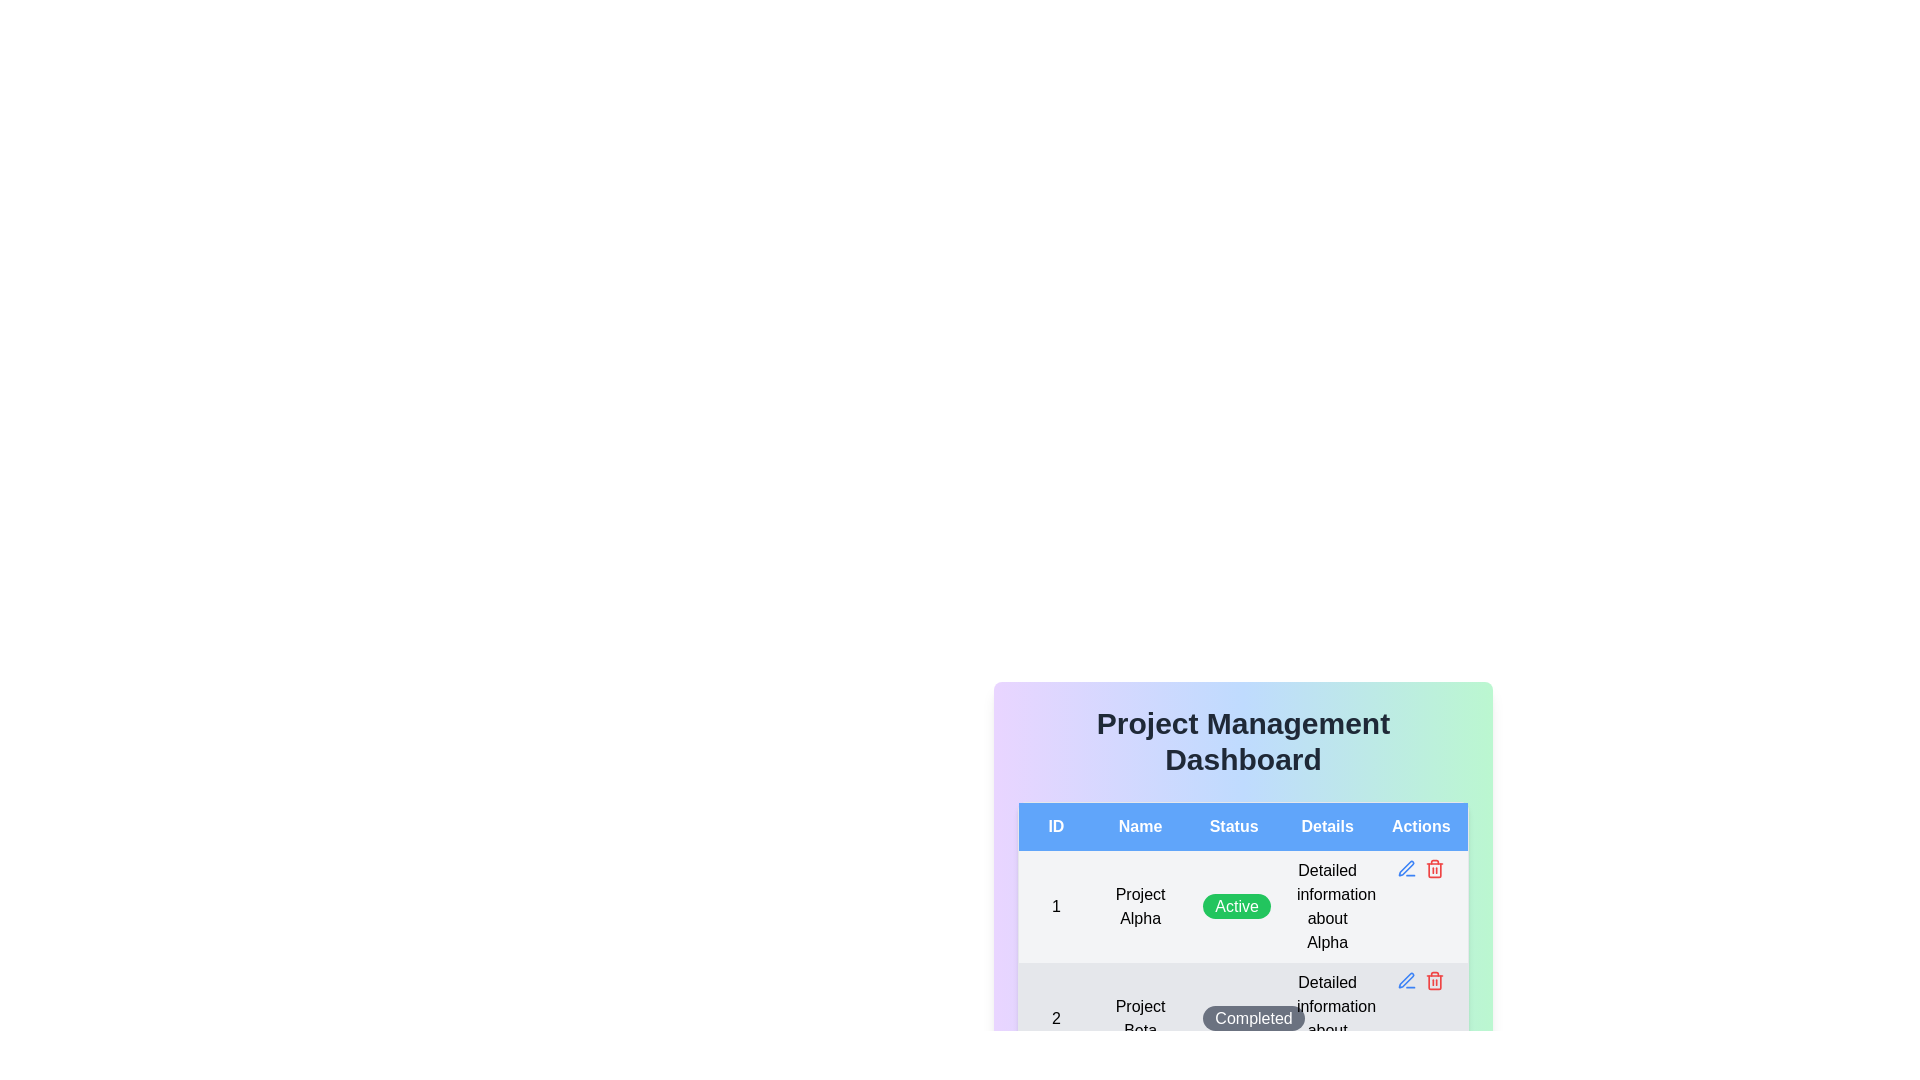  Describe the element at coordinates (1420, 826) in the screenshot. I see `the 'Actions' text label, which is a blue rectangular header in a table layout, located in the top-right region of the interface` at that location.